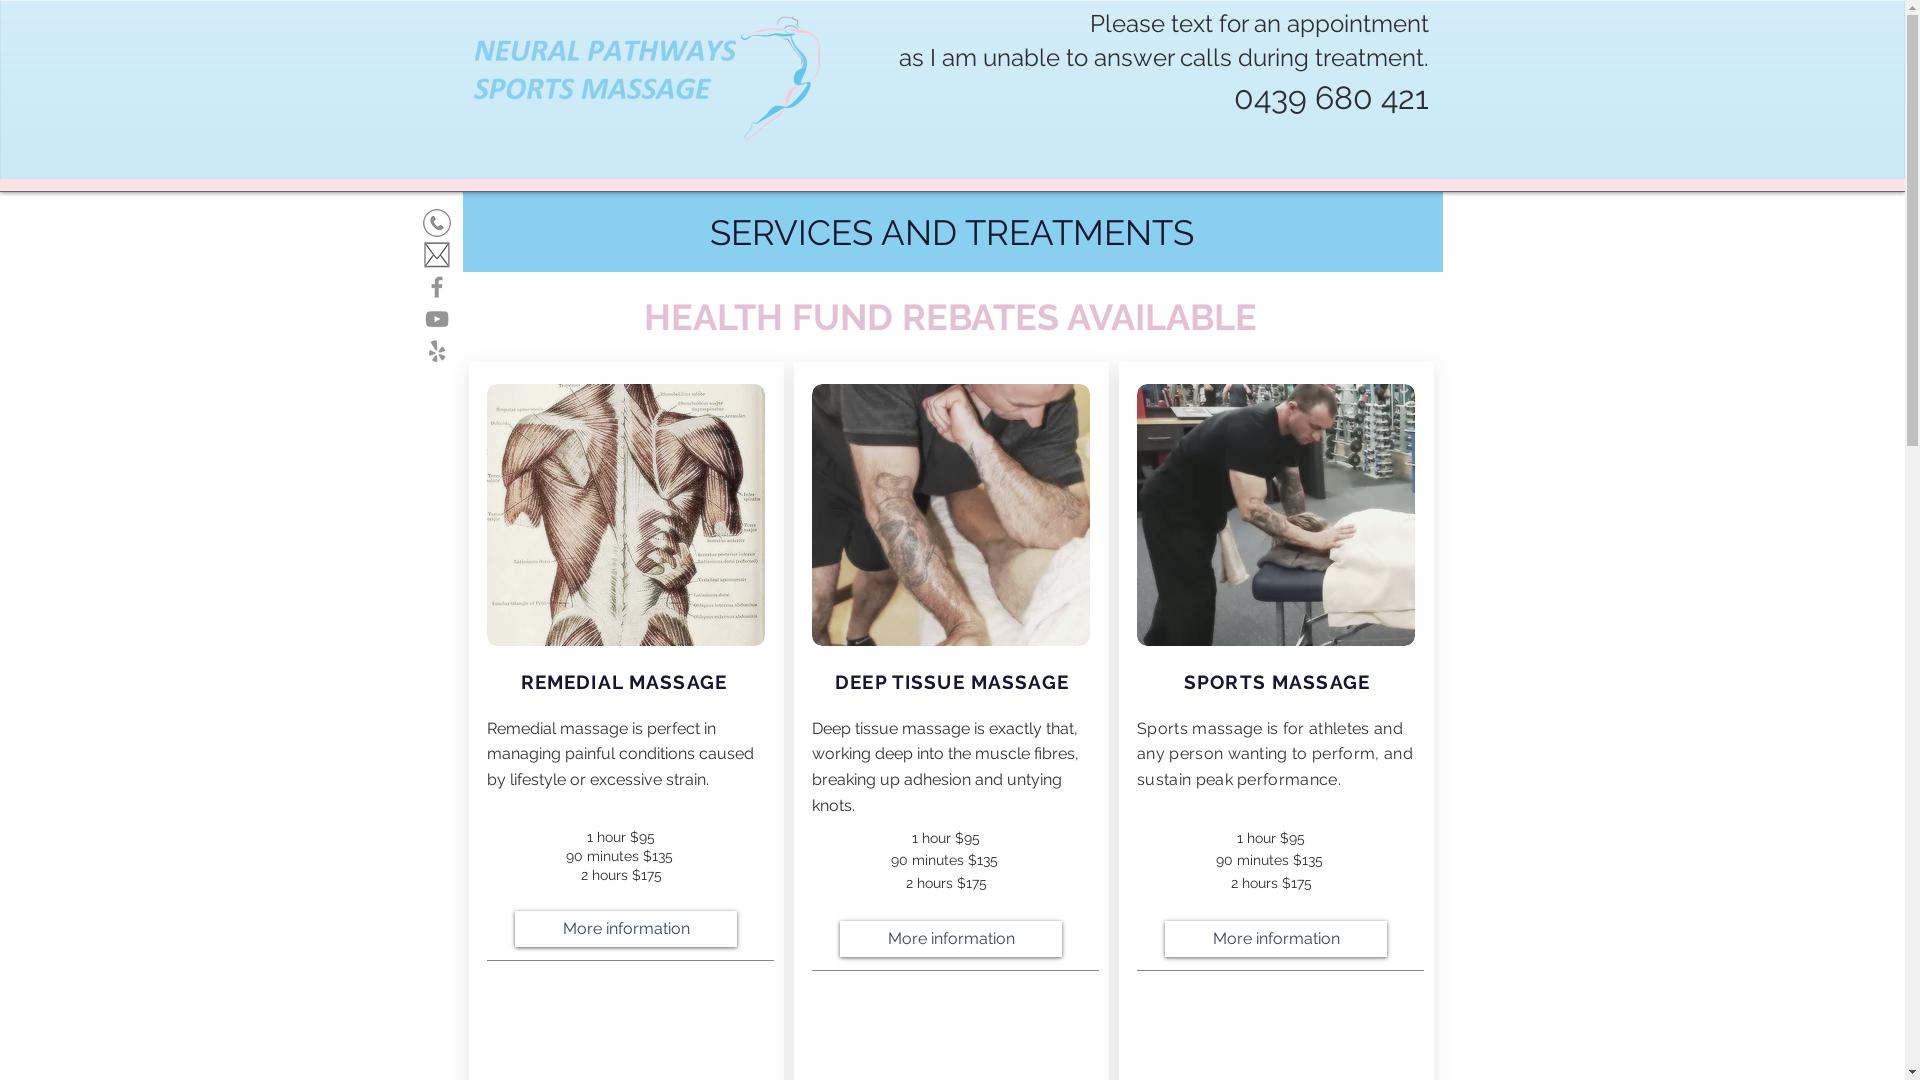 The image size is (1920, 1080). Describe the element at coordinates (950, 681) in the screenshot. I see `'DEEP TISSUE MASSAGE'` at that location.